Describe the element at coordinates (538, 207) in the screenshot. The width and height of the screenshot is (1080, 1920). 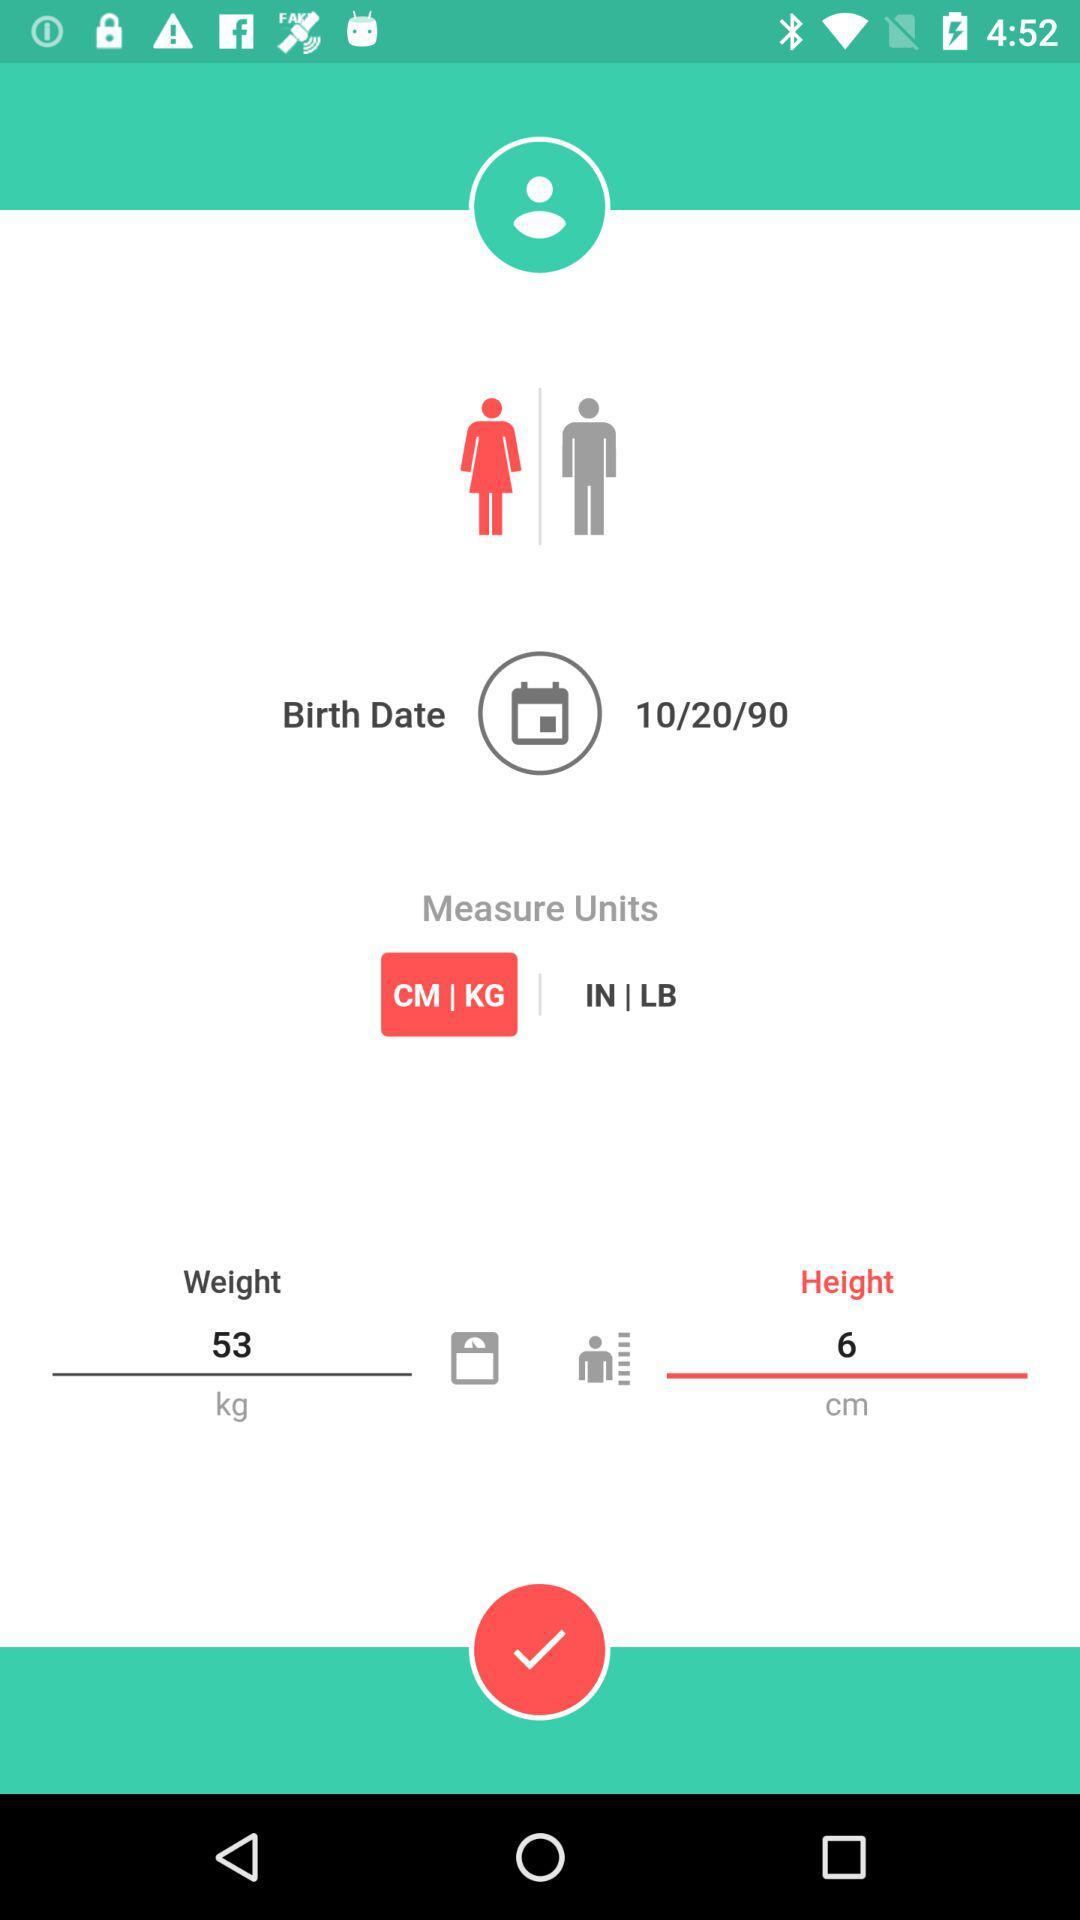
I see `profile` at that location.